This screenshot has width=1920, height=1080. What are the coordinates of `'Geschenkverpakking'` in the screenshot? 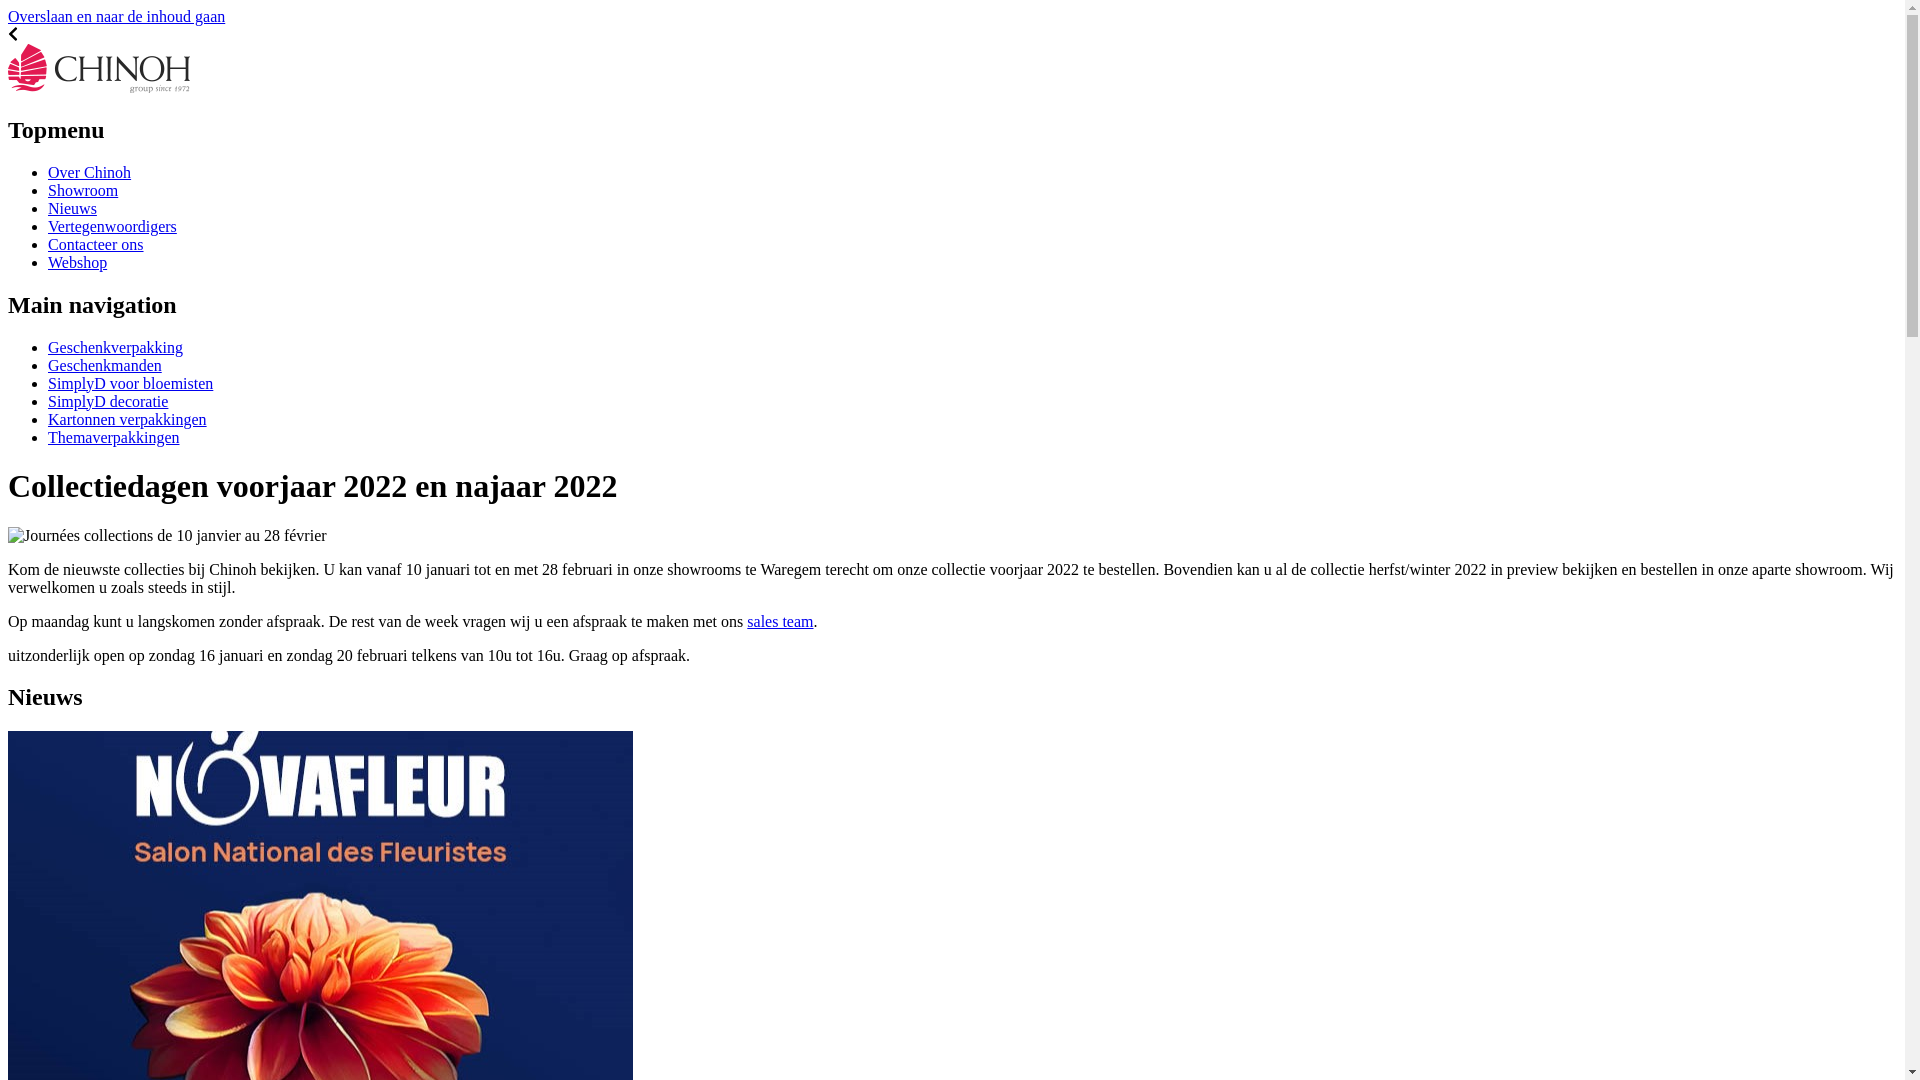 It's located at (114, 346).